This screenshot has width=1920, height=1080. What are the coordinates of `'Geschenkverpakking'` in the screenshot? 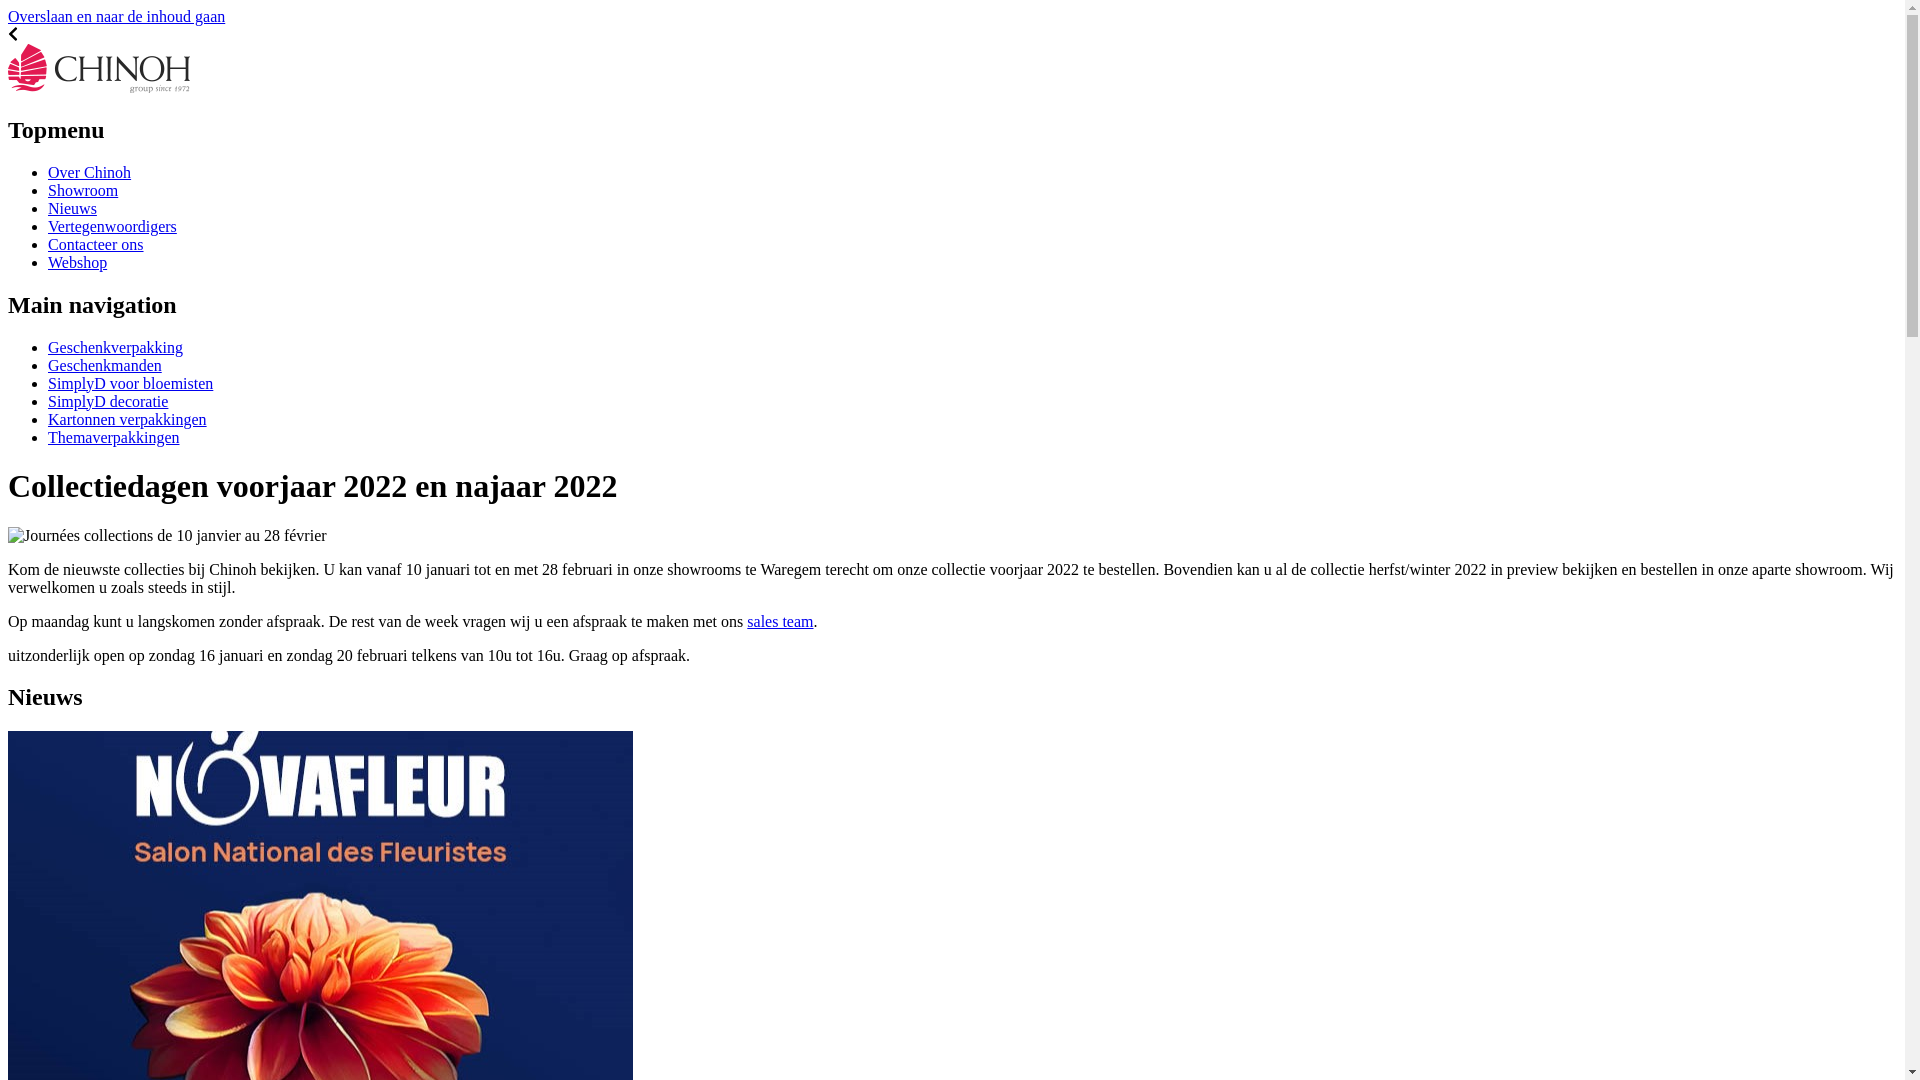 It's located at (114, 346).